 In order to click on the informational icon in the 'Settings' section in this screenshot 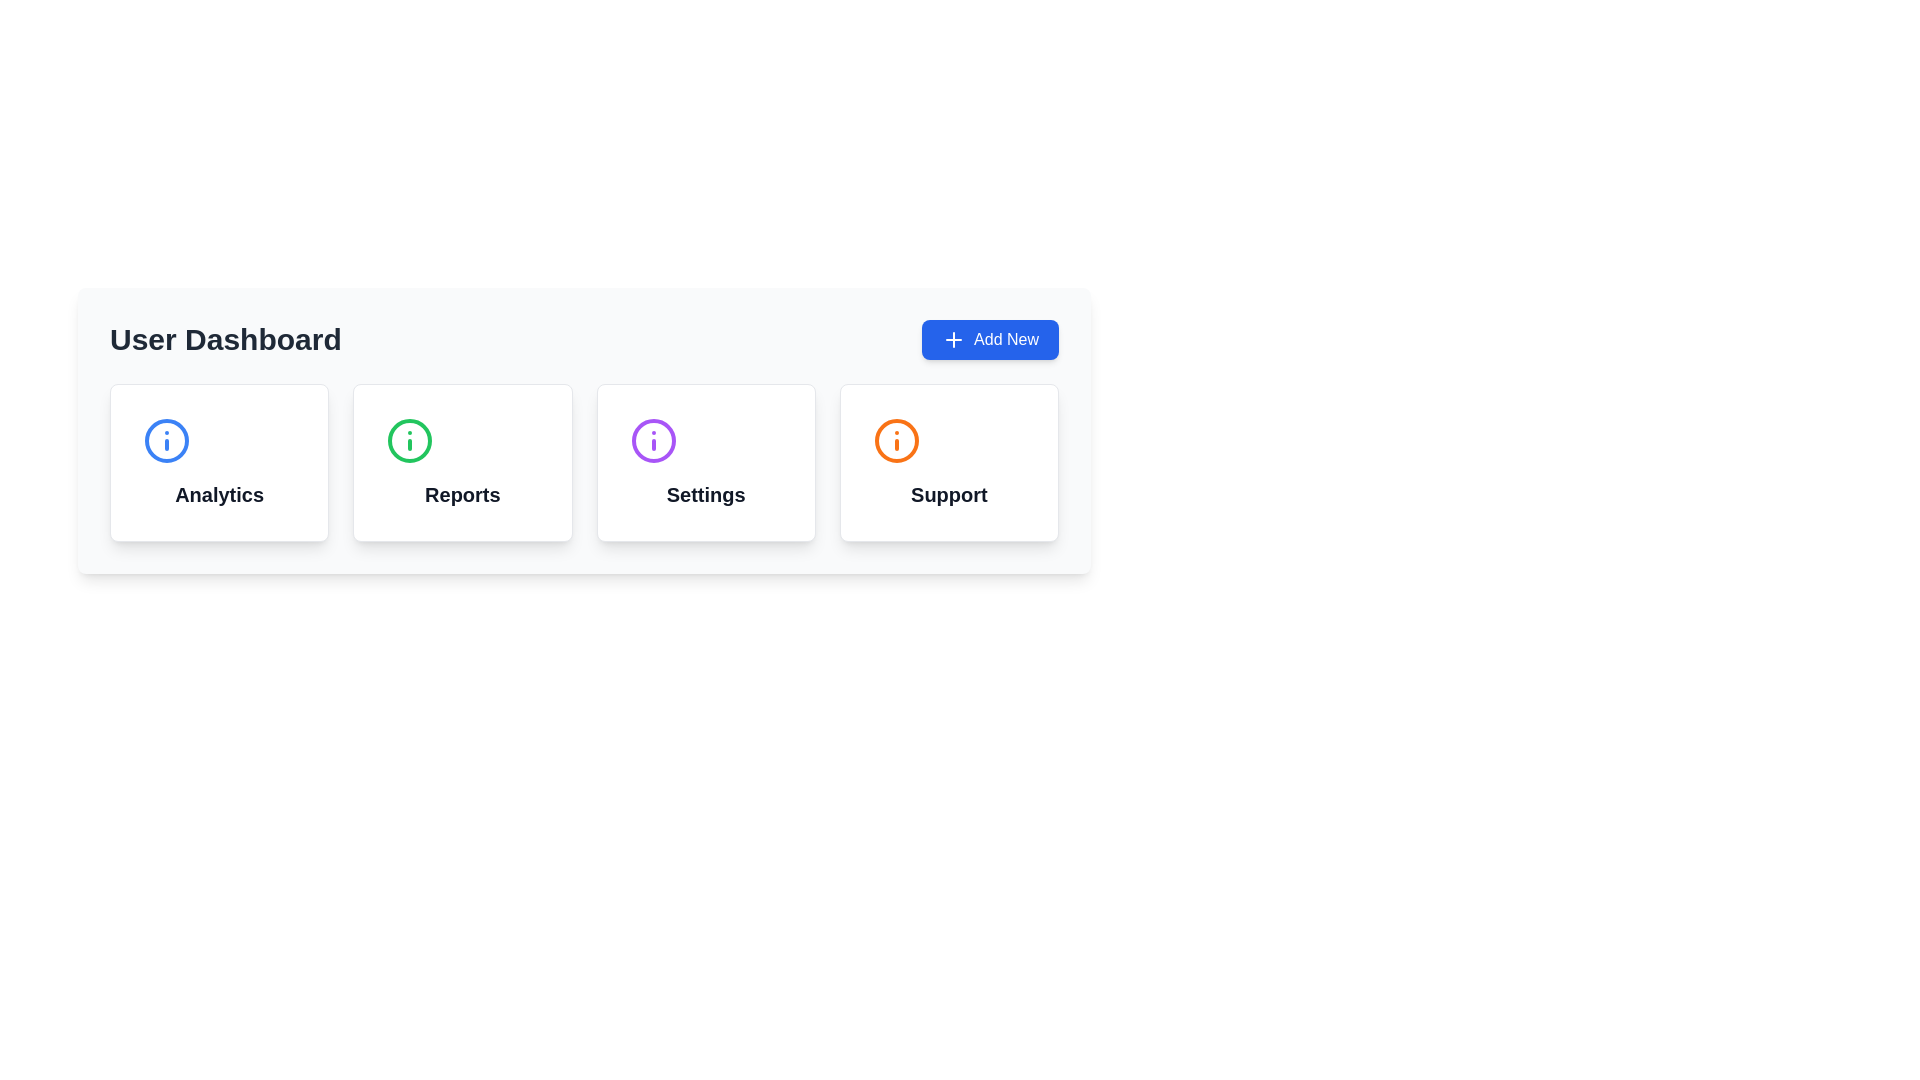, I will do `click(653, 439)`.